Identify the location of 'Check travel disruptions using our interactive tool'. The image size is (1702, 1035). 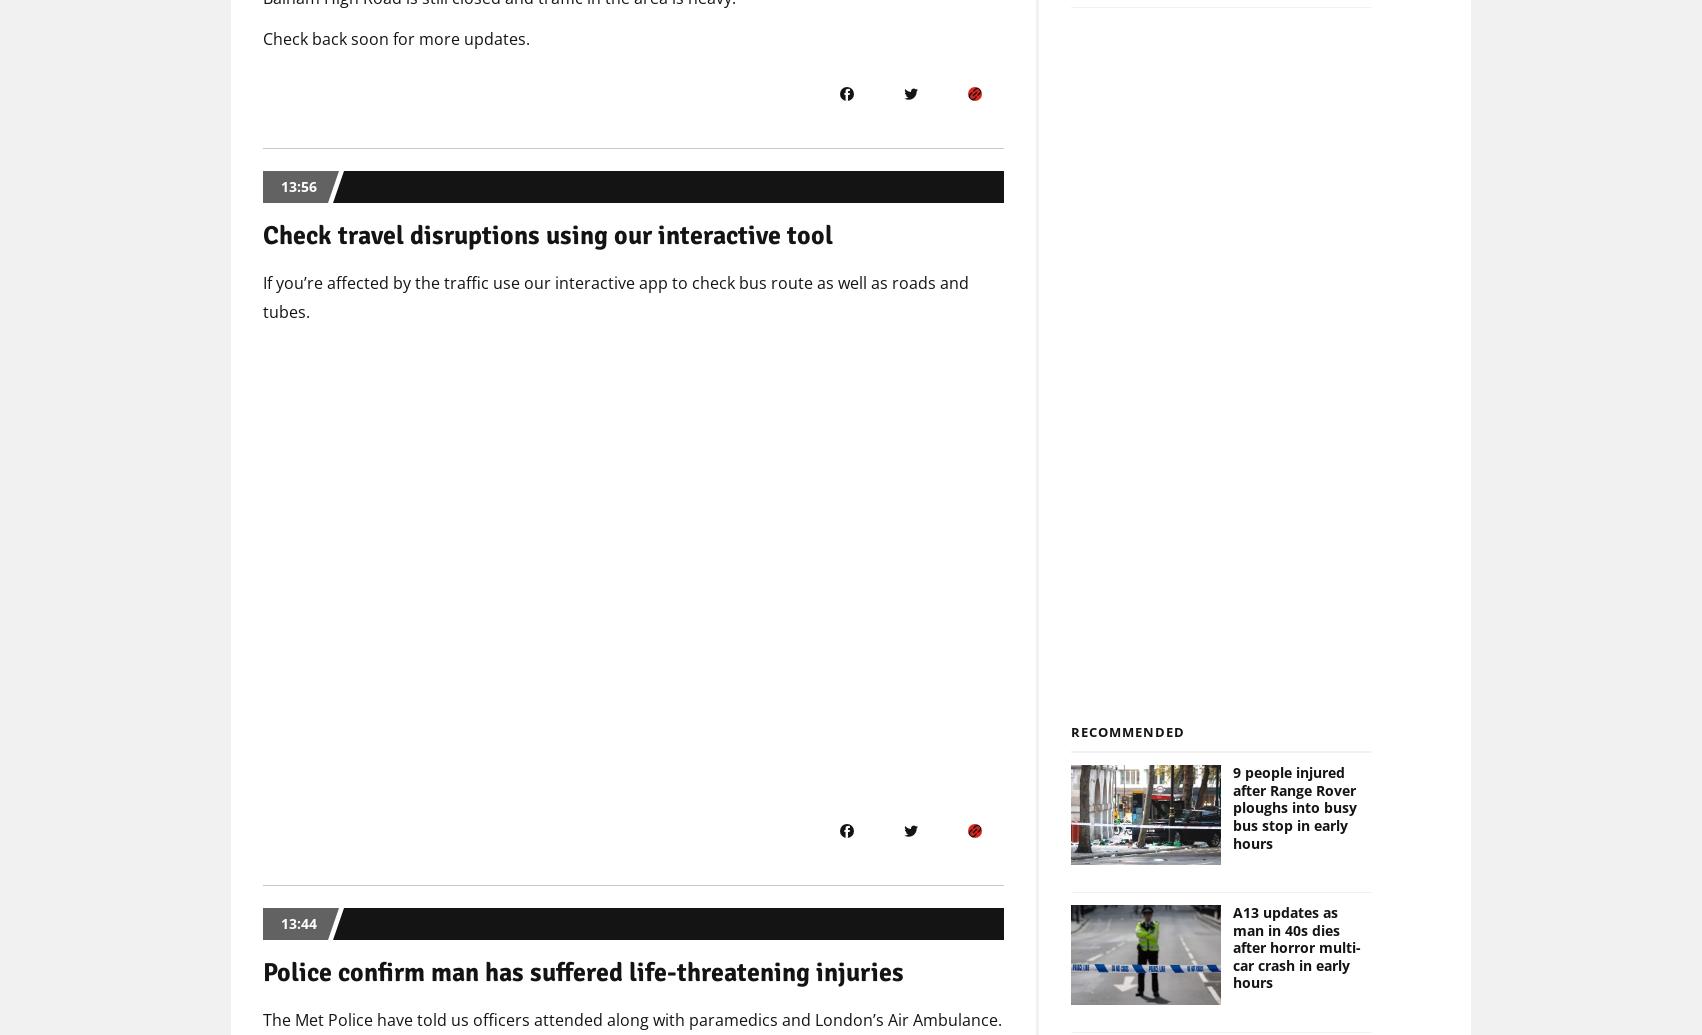
(547, 235).